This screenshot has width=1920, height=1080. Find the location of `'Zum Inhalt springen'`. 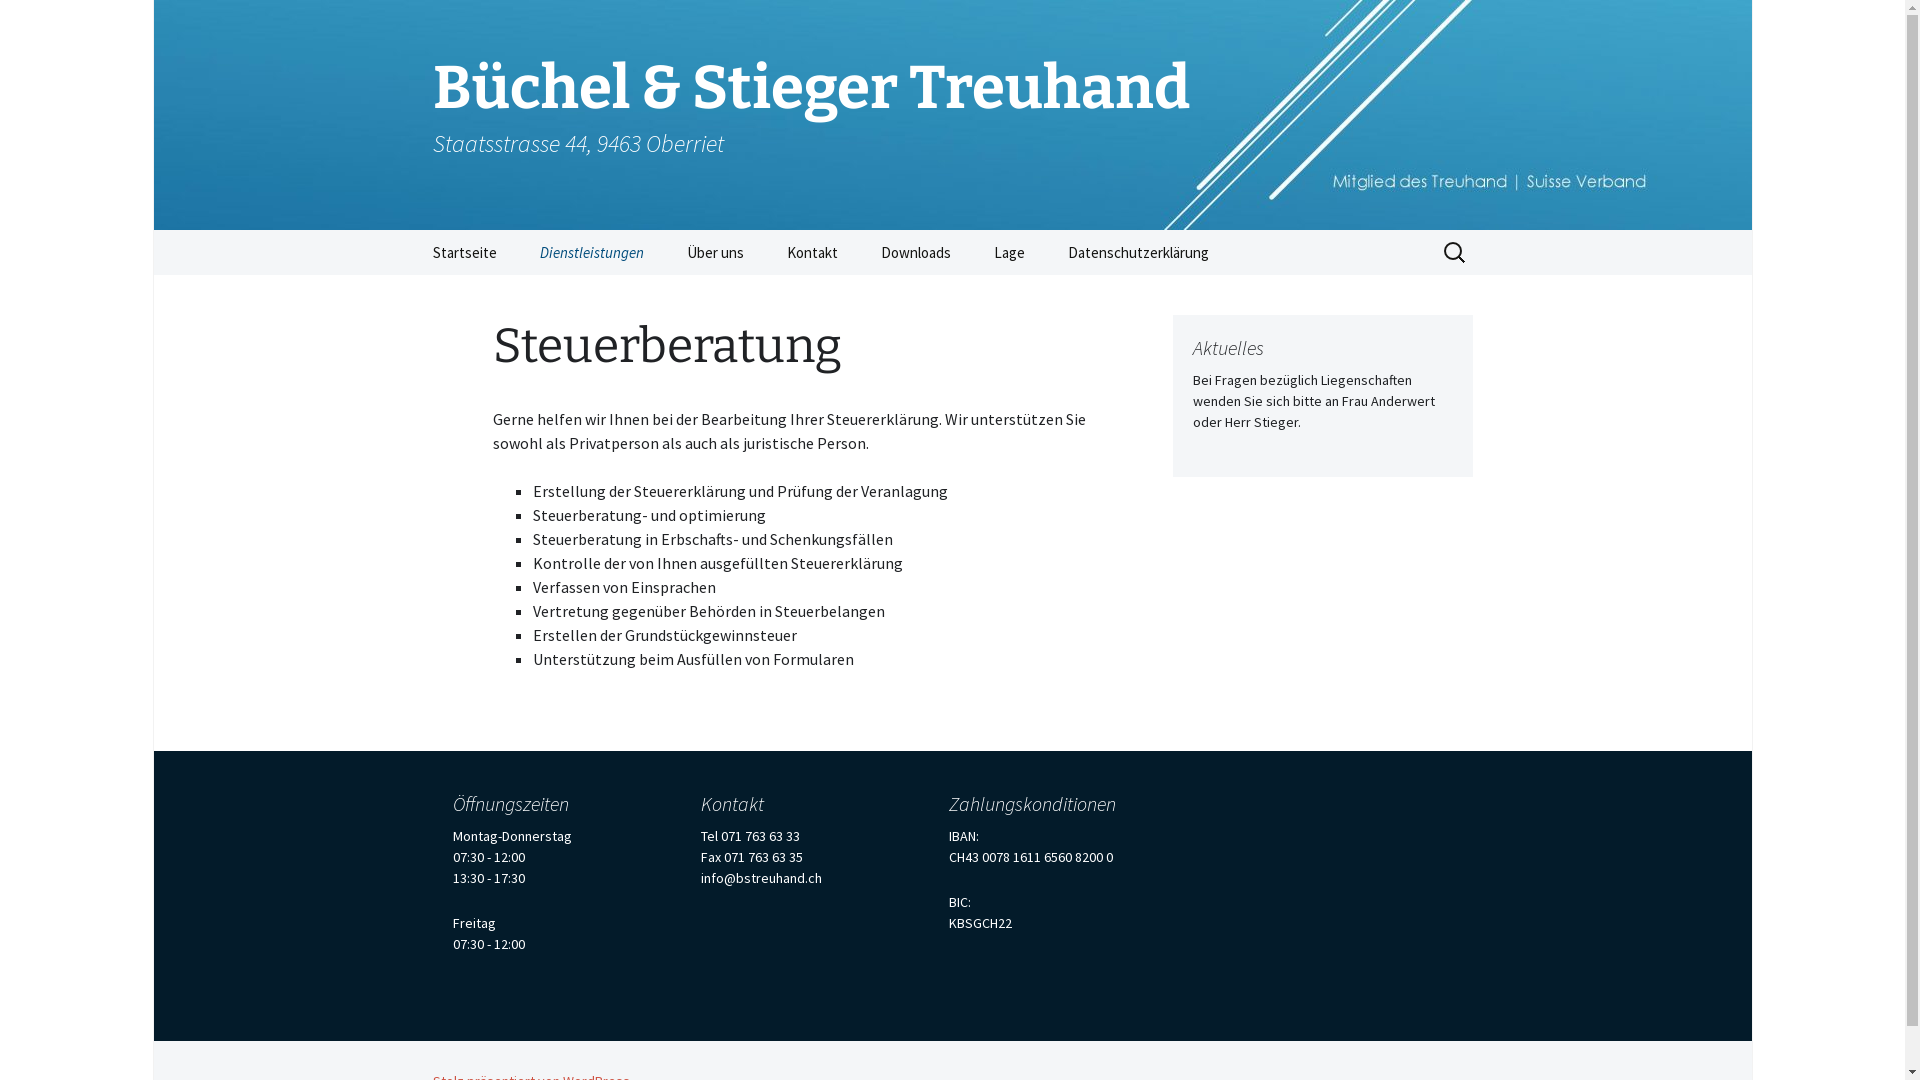

'Zum Inhalt springen' is located at coordinates (411, 228).